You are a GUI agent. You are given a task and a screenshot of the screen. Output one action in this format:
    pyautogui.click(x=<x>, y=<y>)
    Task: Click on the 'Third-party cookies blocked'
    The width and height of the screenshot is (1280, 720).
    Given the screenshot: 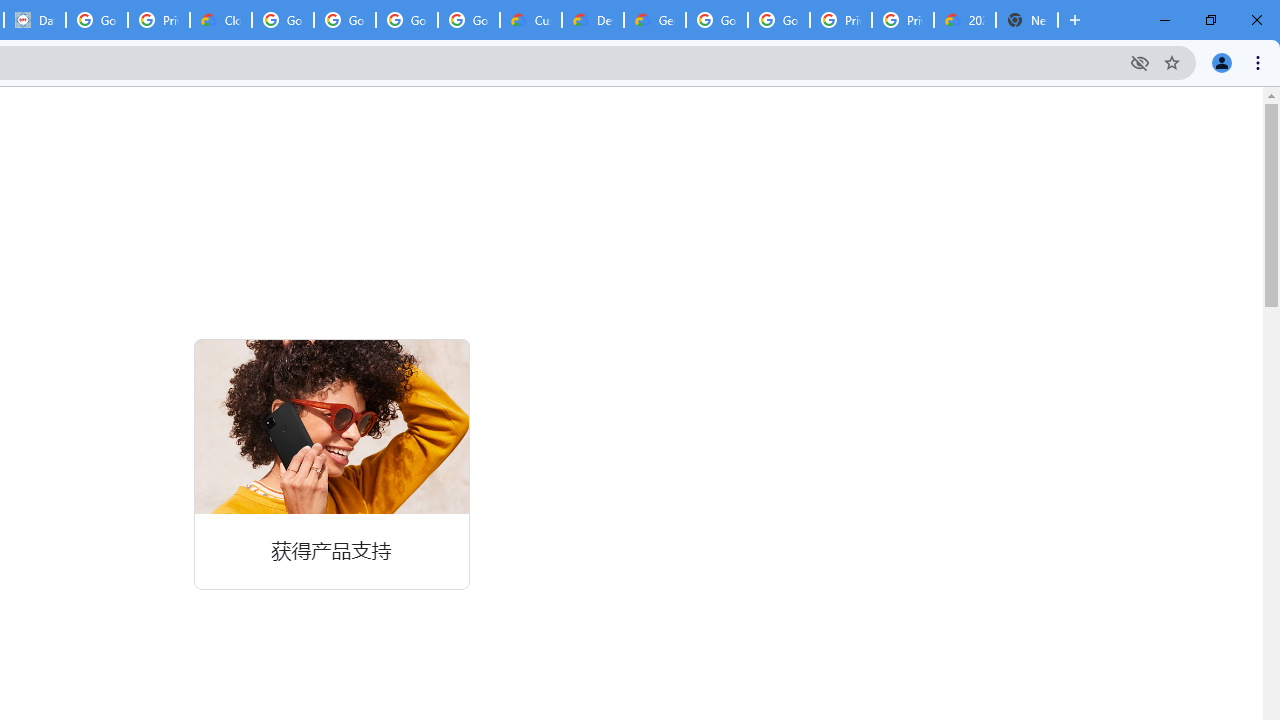 What is the action you would take?
    pyautogui.click(x=1139, y=61)
    